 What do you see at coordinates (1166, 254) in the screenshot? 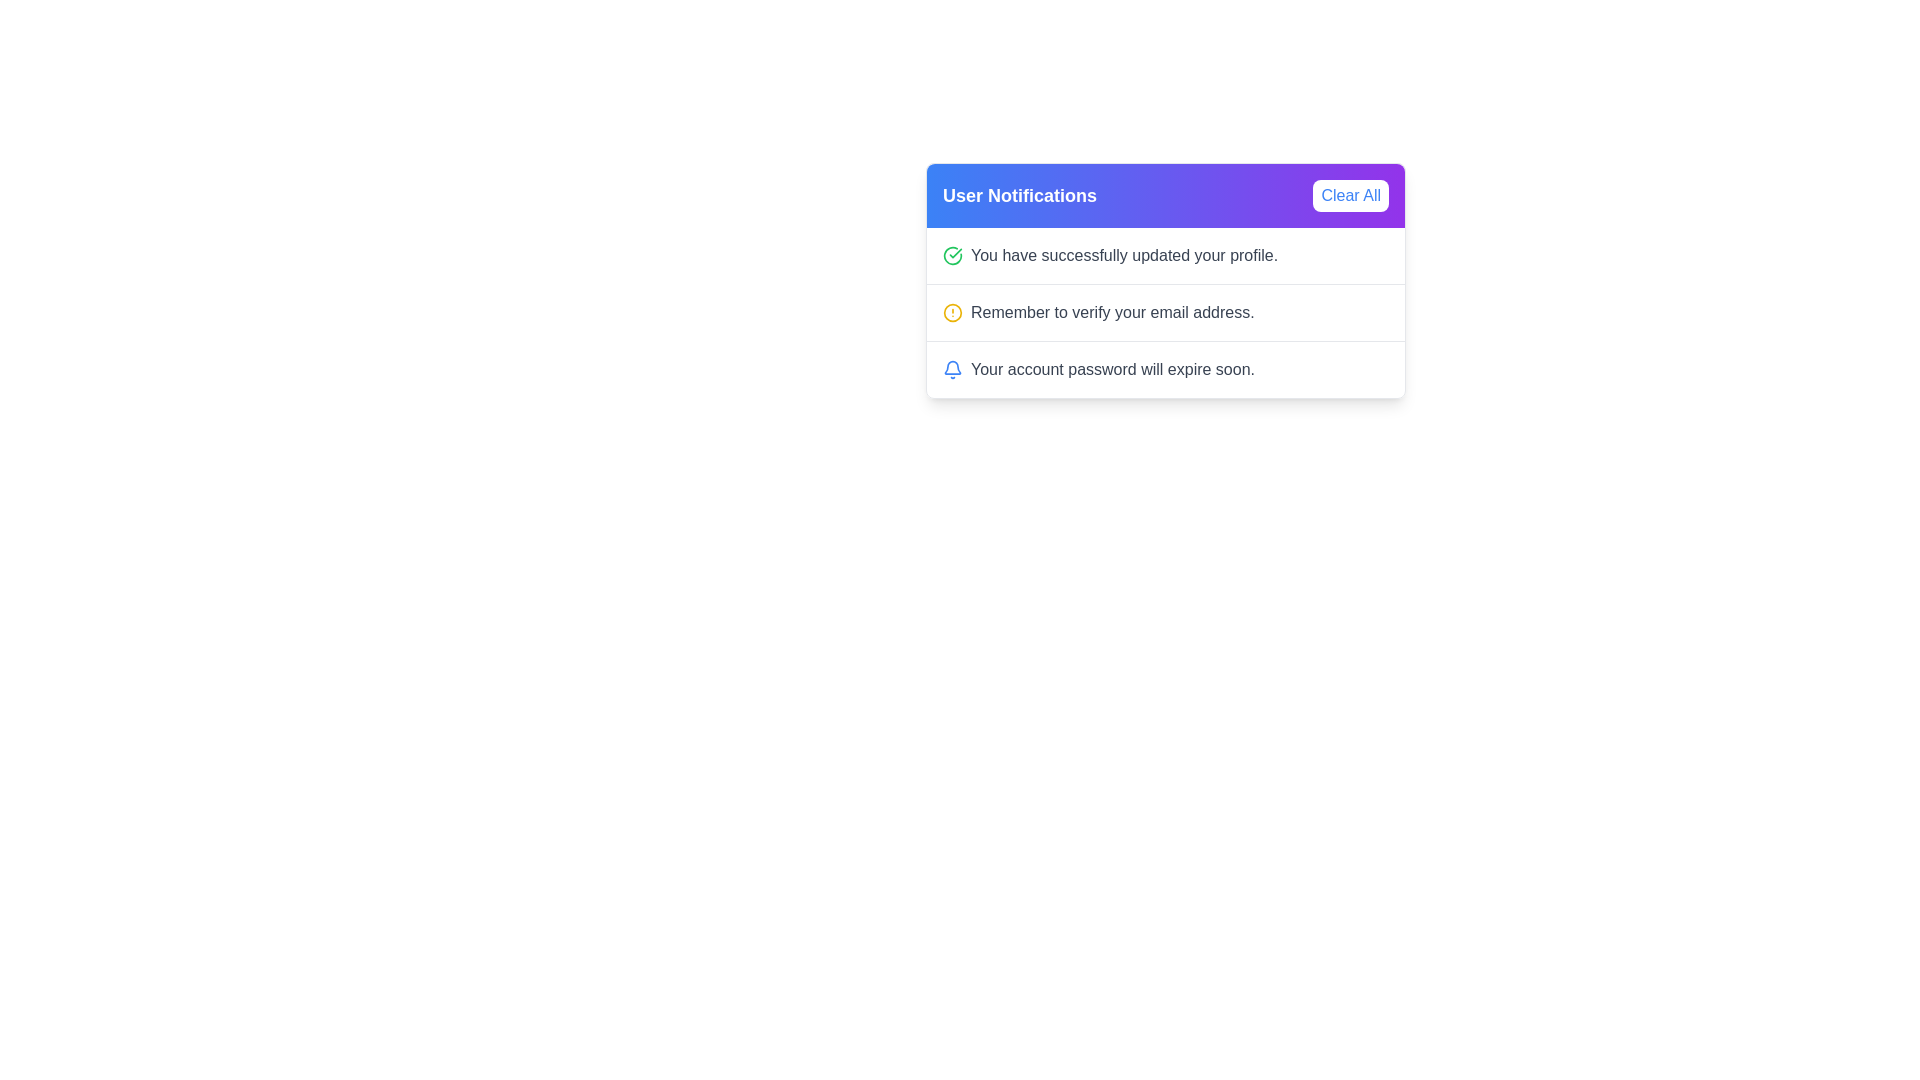
I see `the Notification panel that indicates a successful profile update, positioned under 'User Notifications' and above two other notifications` at bounding box center [1166, 254].